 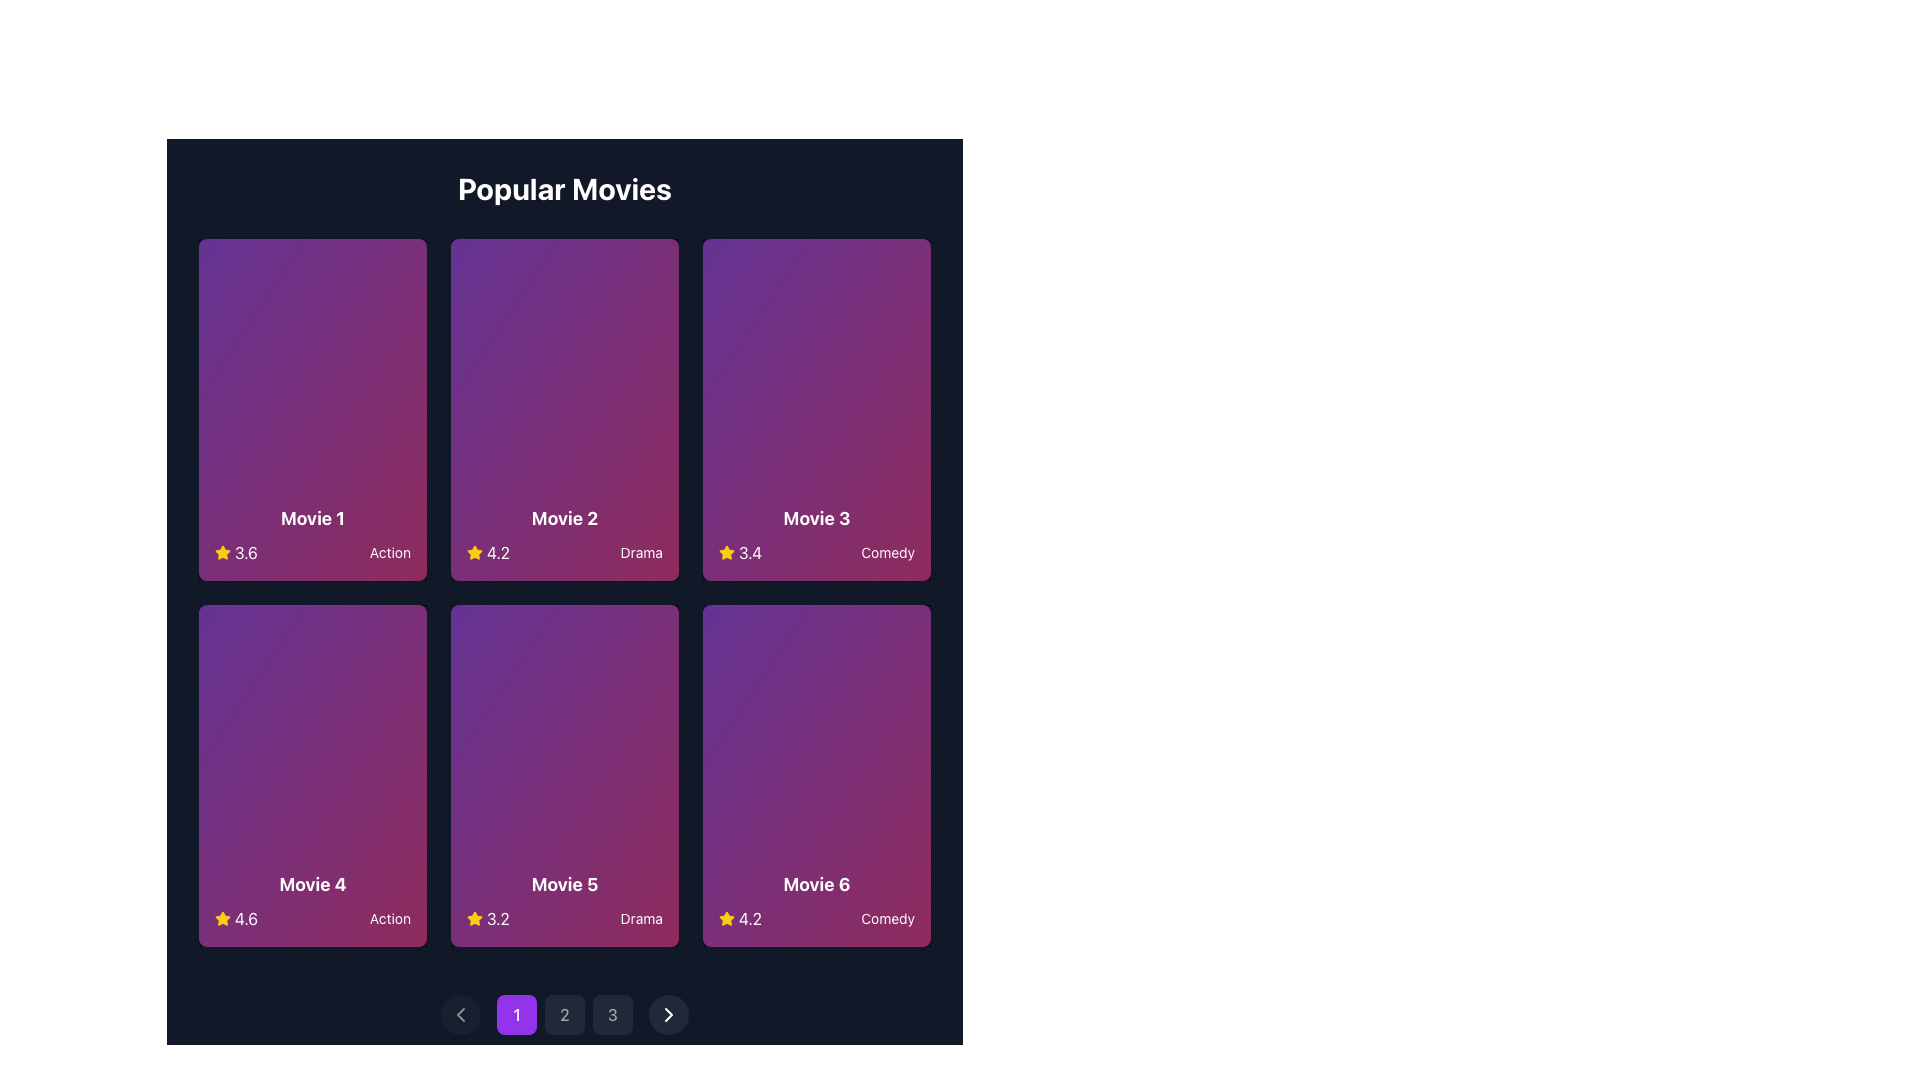 I want to click on the circular button displaying the number '2' in the pagination control, so click(x=564, y=1014).